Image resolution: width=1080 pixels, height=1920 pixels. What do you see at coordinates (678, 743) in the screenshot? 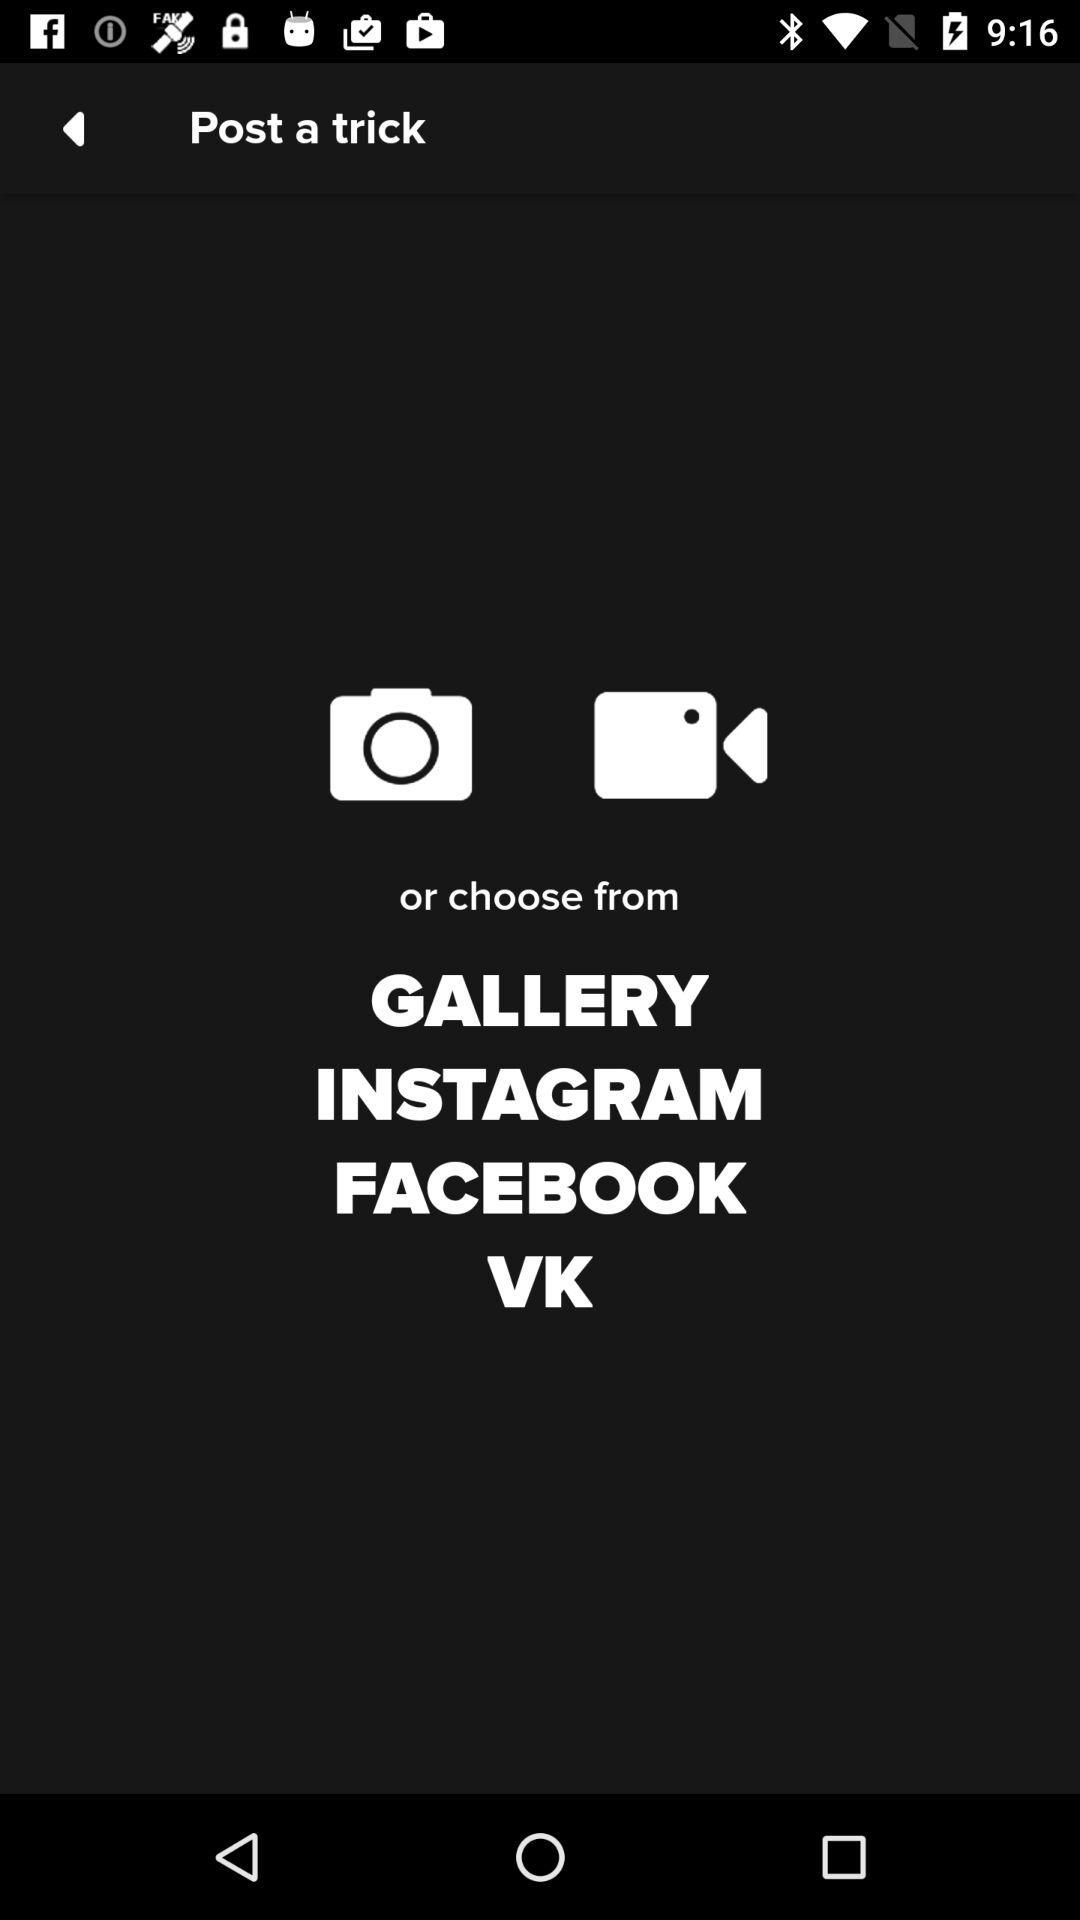
I see `chooses video from phone` at bounding box center [678, 743].